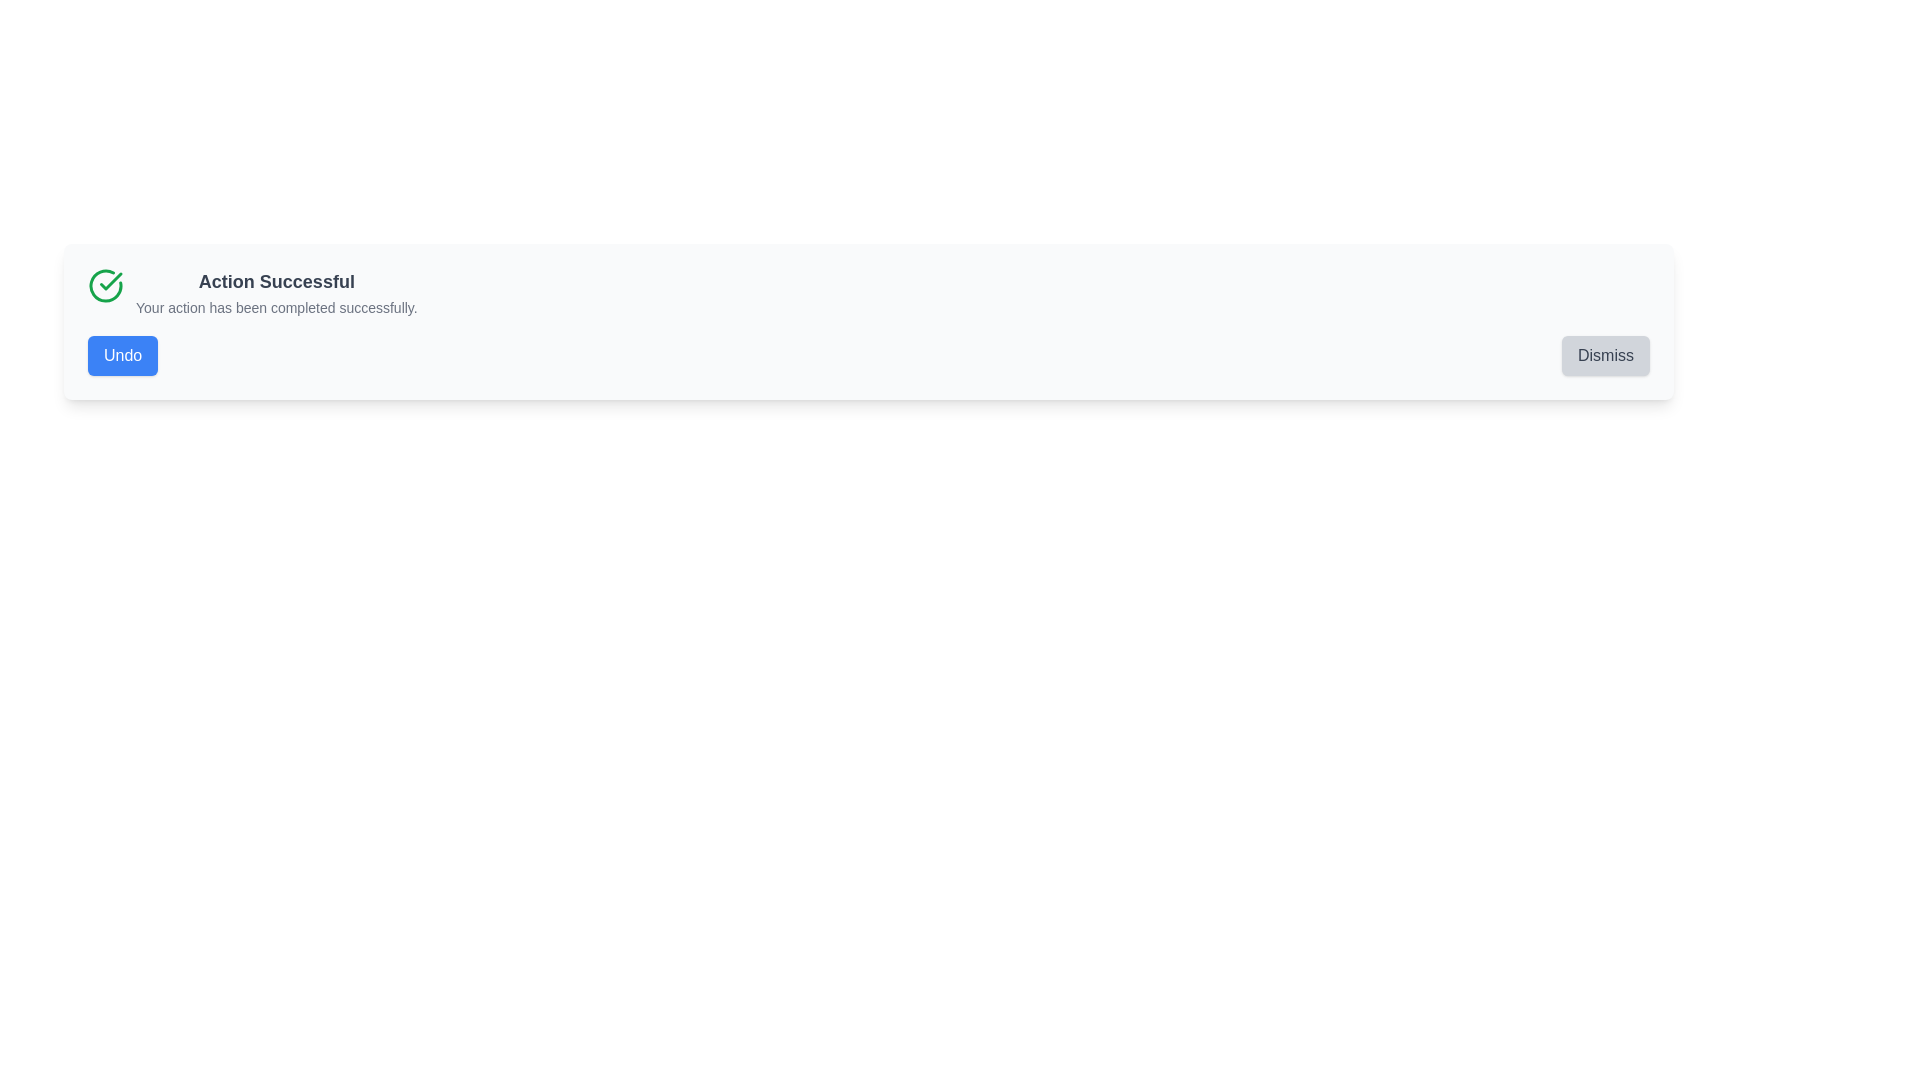  Describe the element at coordinates (1606, 354) in the screenshot. I see `the 'Dismiss' button, which is a rectangular button with rounded corners and a light gray background, located on the far right of the layout` at that location.